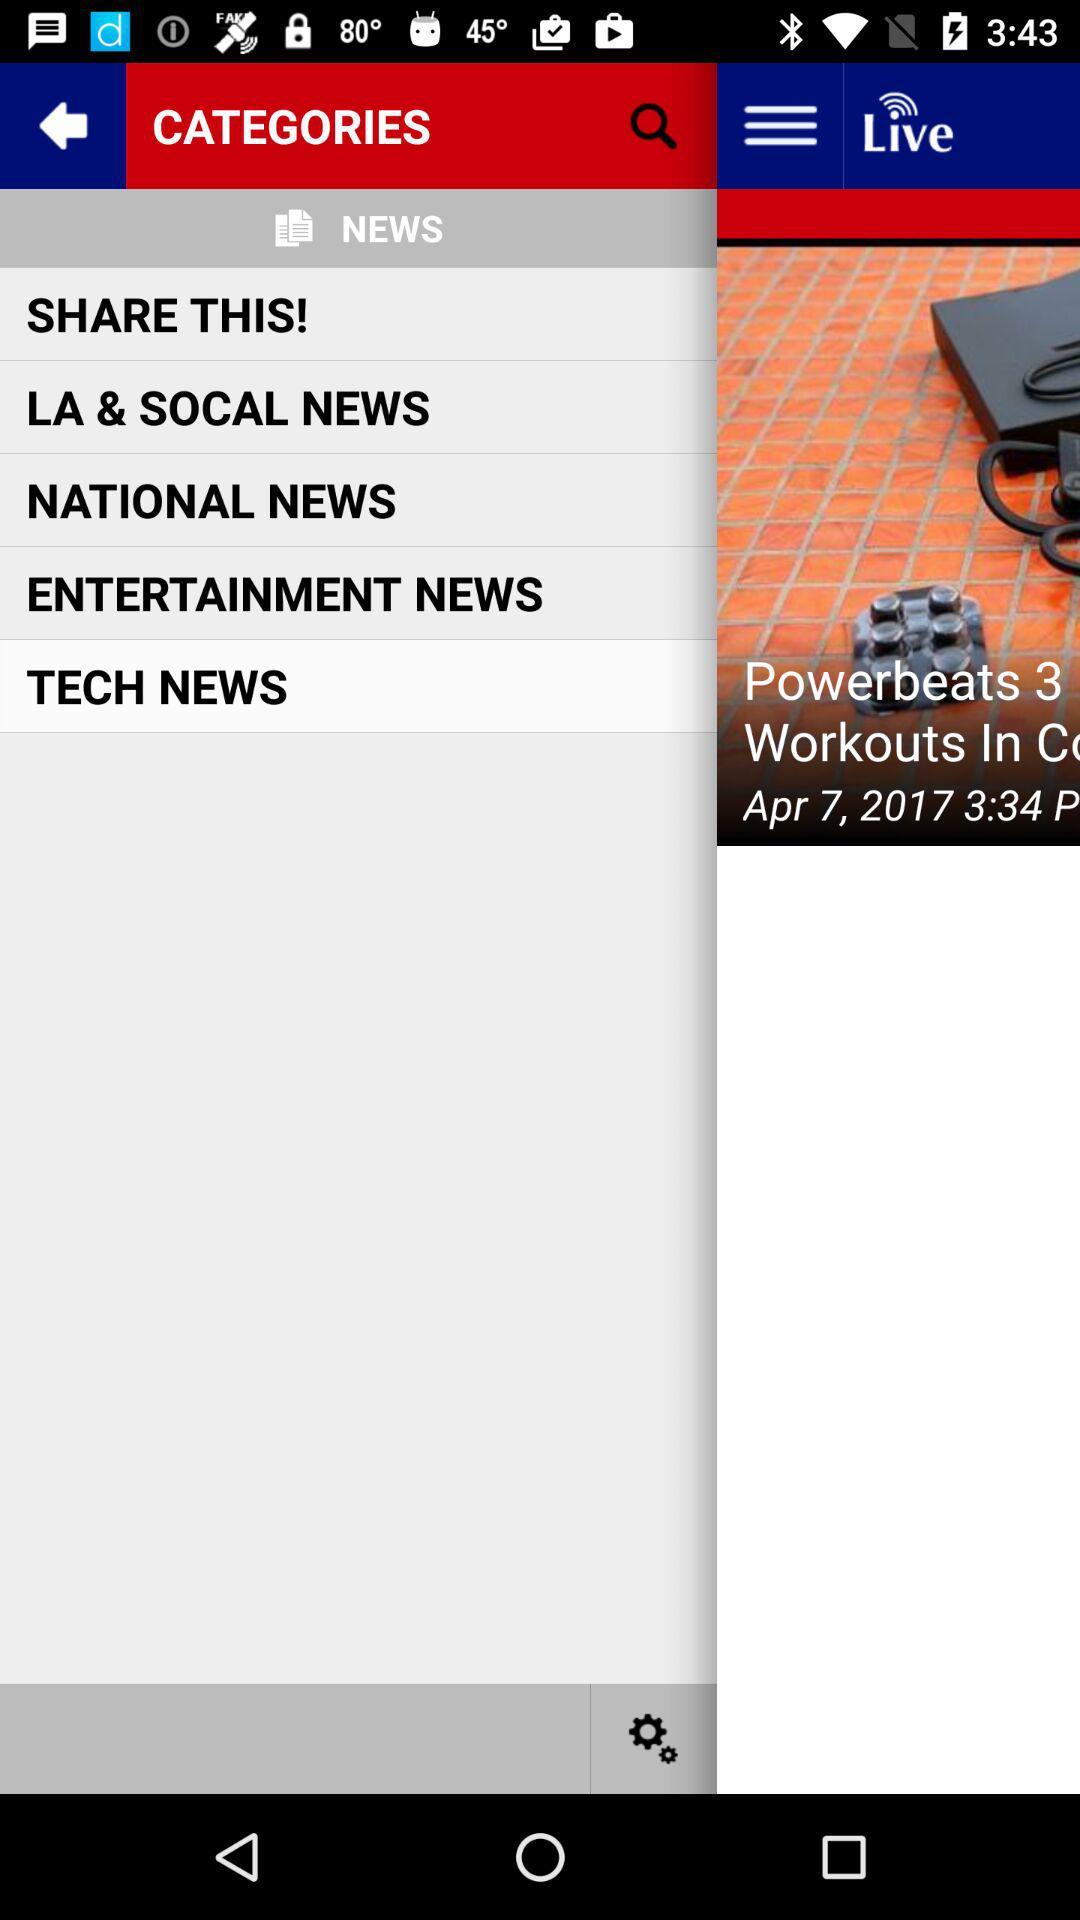 The image size is (1080, 1920). Describe the element at coordinates (906, 124) in the screenshot. I see `he can activate the simple voice command` at that location.